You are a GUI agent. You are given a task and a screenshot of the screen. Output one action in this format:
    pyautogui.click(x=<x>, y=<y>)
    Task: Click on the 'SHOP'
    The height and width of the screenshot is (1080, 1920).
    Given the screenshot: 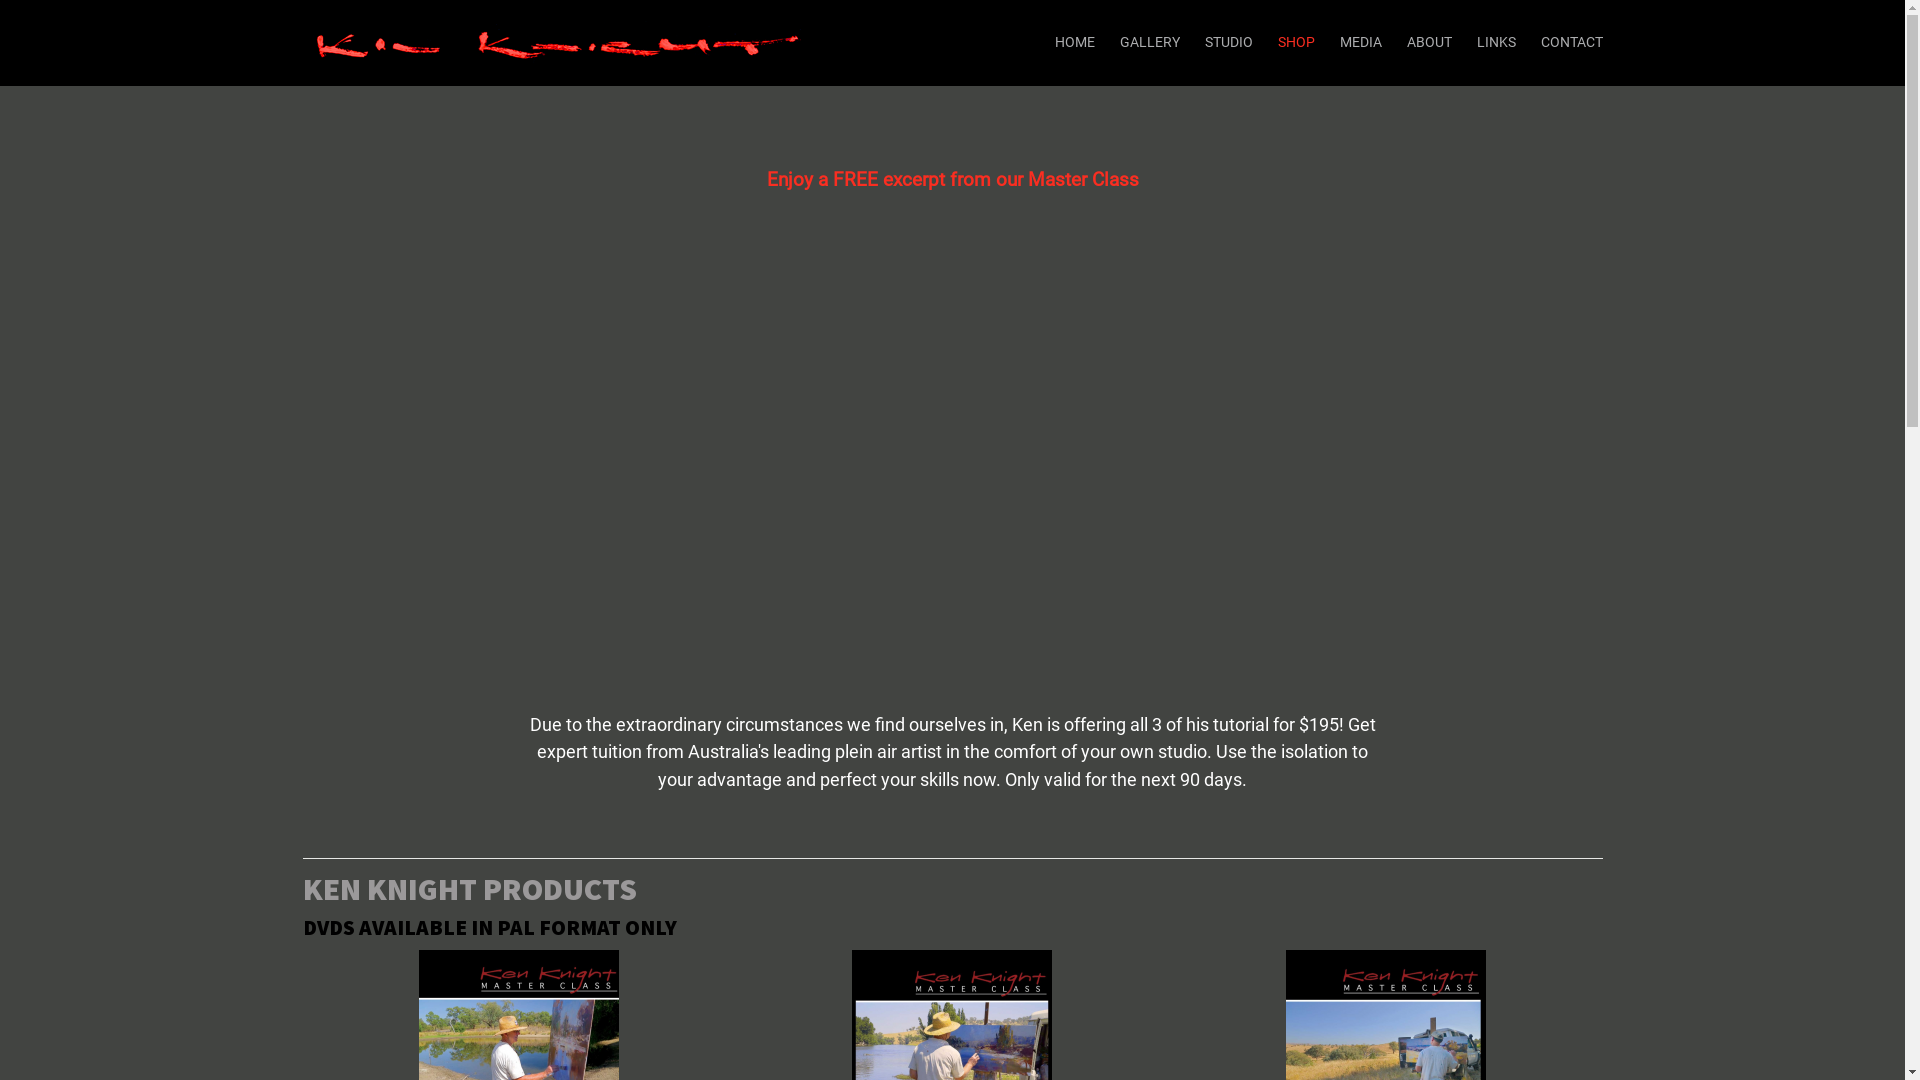 What is the action you would take?
    pyautogui.click(x=1296, y=42)
    